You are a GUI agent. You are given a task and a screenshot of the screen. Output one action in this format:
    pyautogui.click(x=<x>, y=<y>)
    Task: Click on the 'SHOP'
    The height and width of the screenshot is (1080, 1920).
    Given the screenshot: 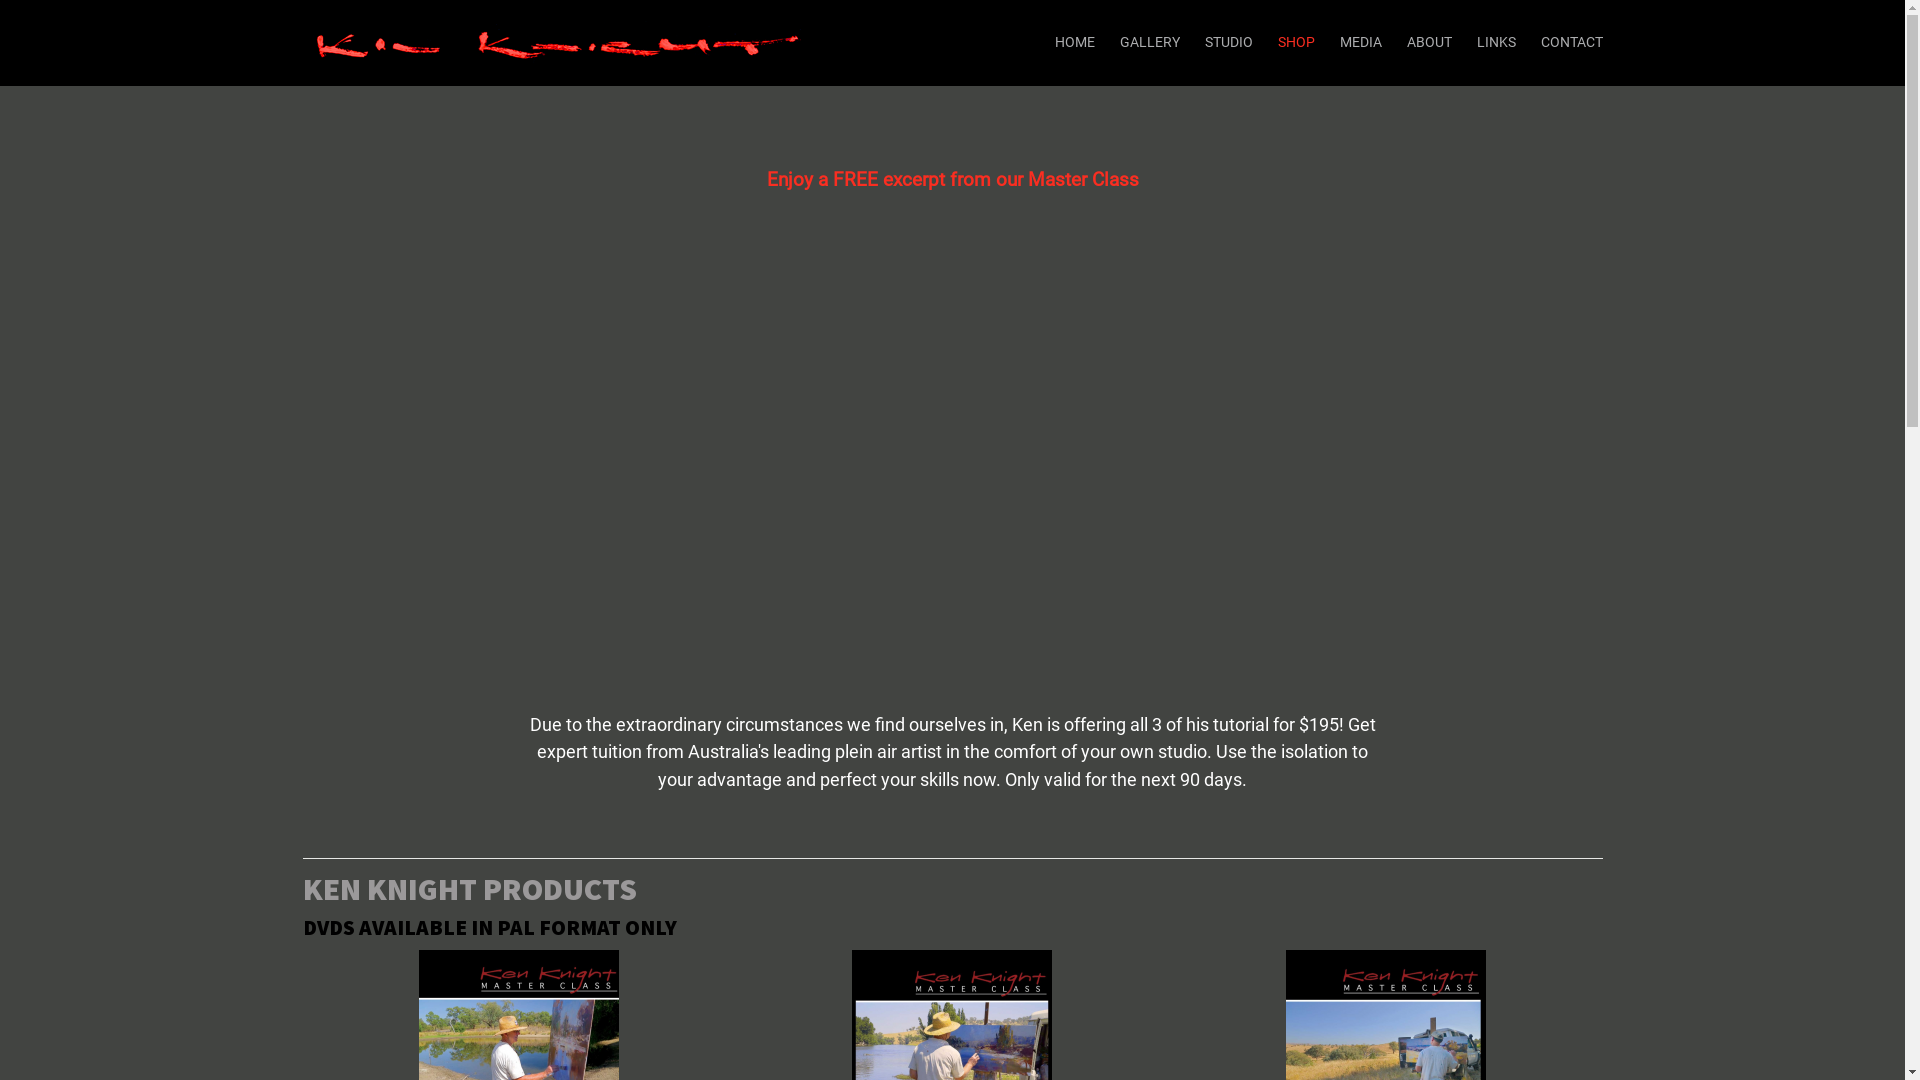 What is the action you would take?
    pyautogui.click(x=1296, y=42)
    